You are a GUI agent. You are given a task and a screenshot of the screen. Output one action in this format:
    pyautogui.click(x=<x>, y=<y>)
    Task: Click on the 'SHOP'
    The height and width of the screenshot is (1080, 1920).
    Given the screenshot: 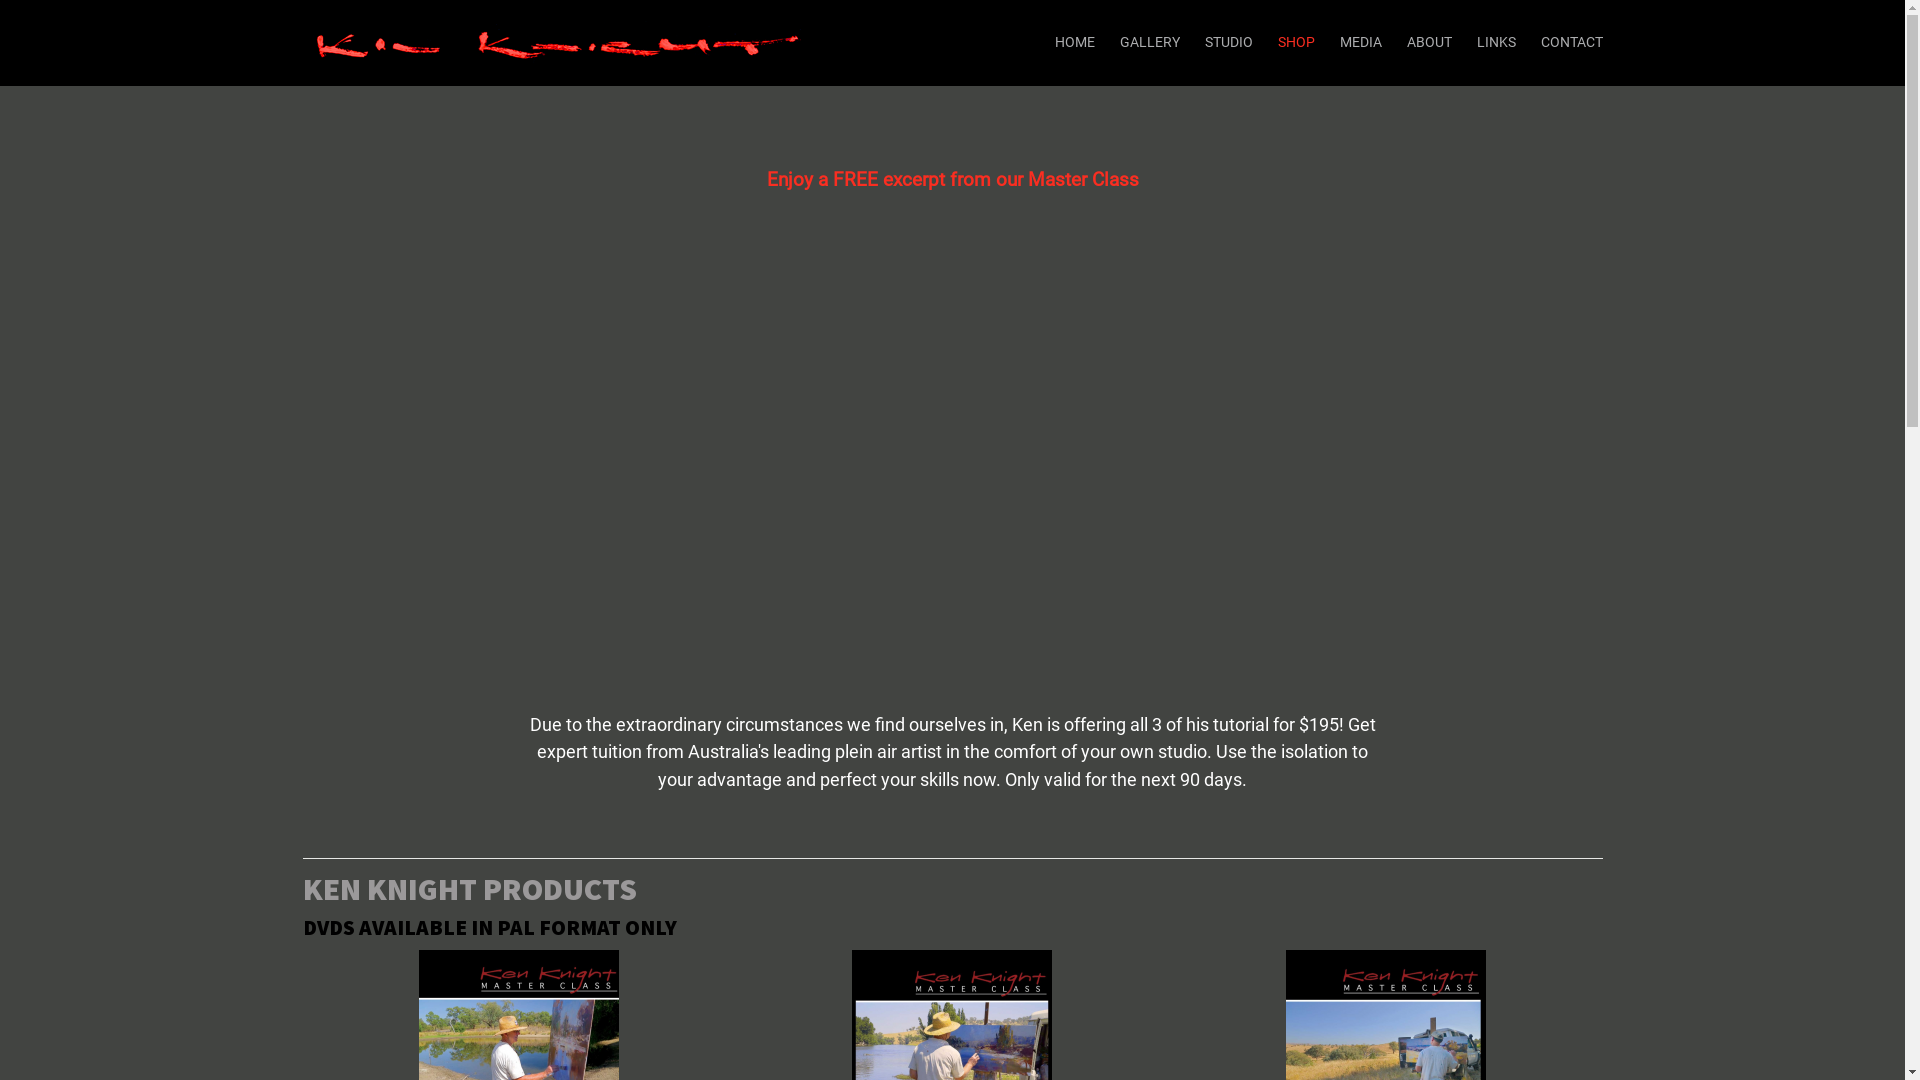 What is the action you would take?
    pyautogui.click(x=1296, y=42)
    